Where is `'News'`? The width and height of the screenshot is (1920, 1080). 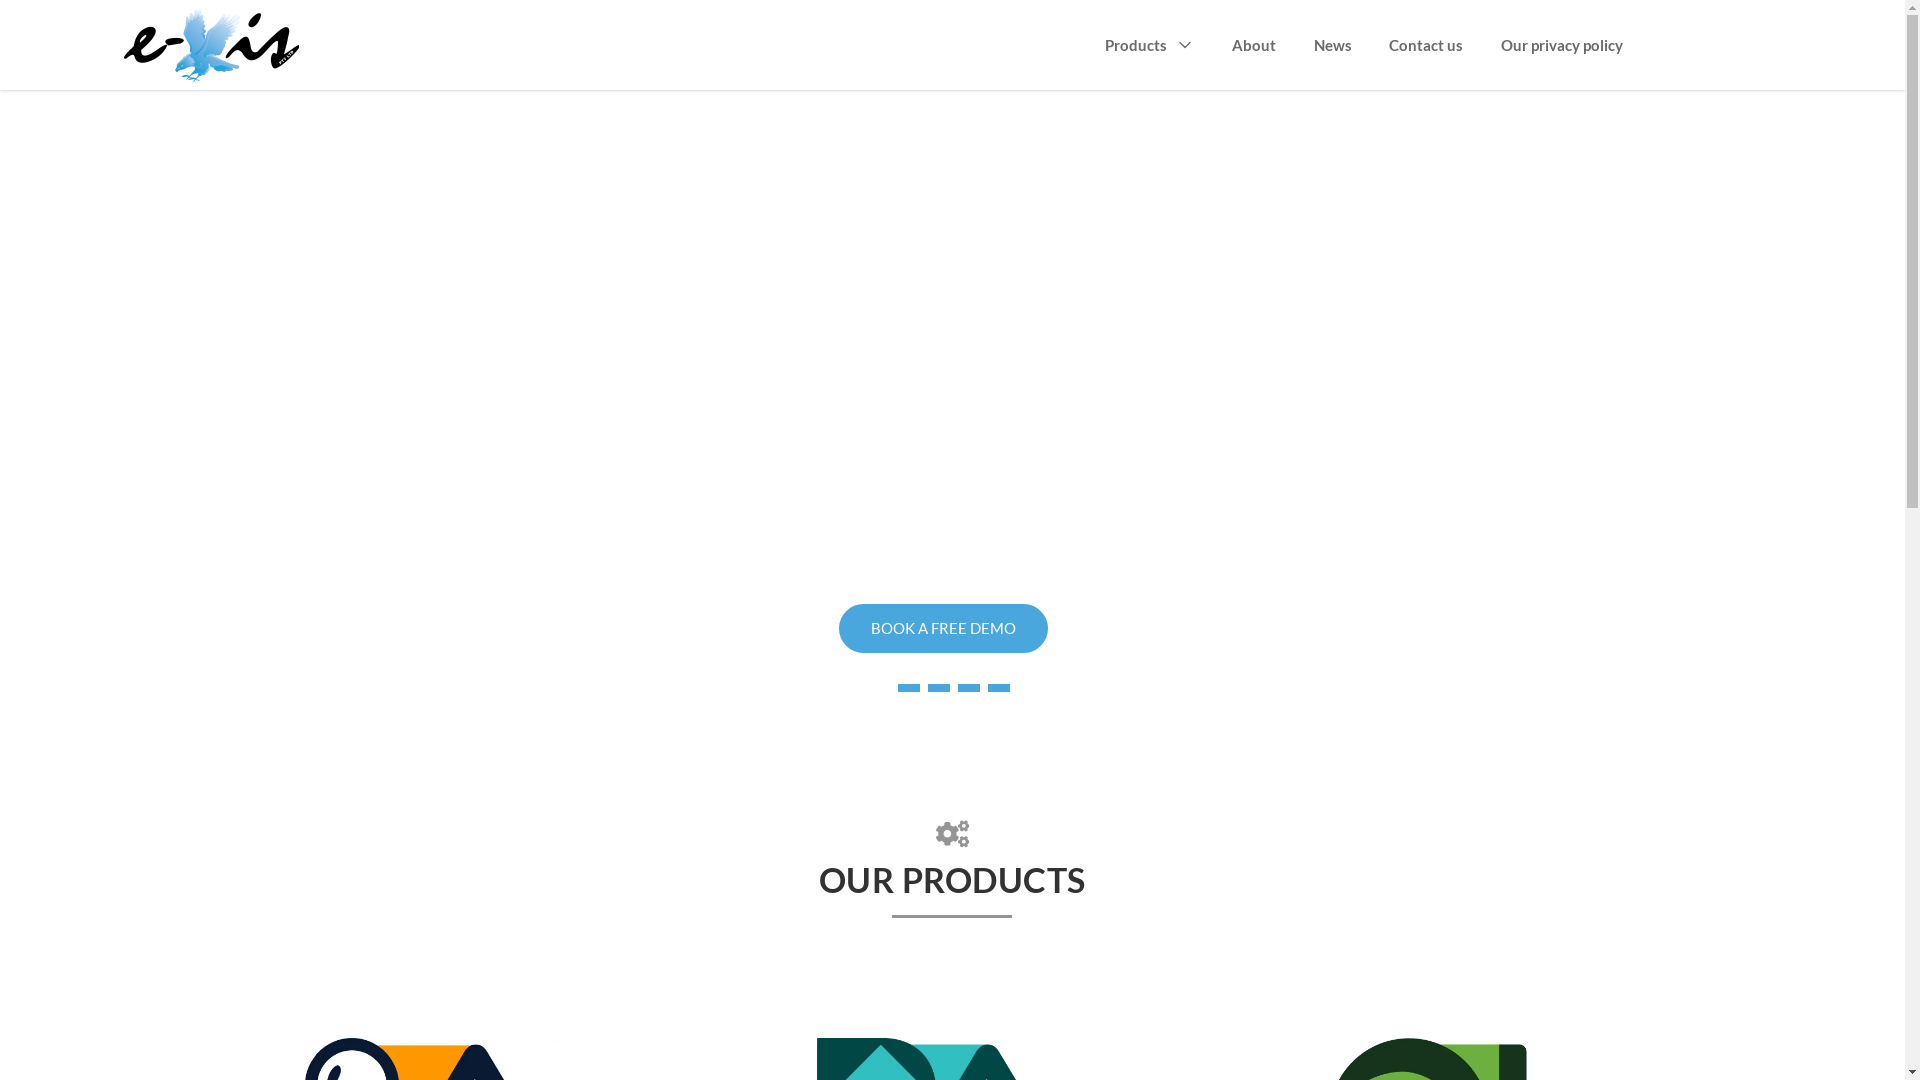
'News' is located at coordinates (1333, 45).